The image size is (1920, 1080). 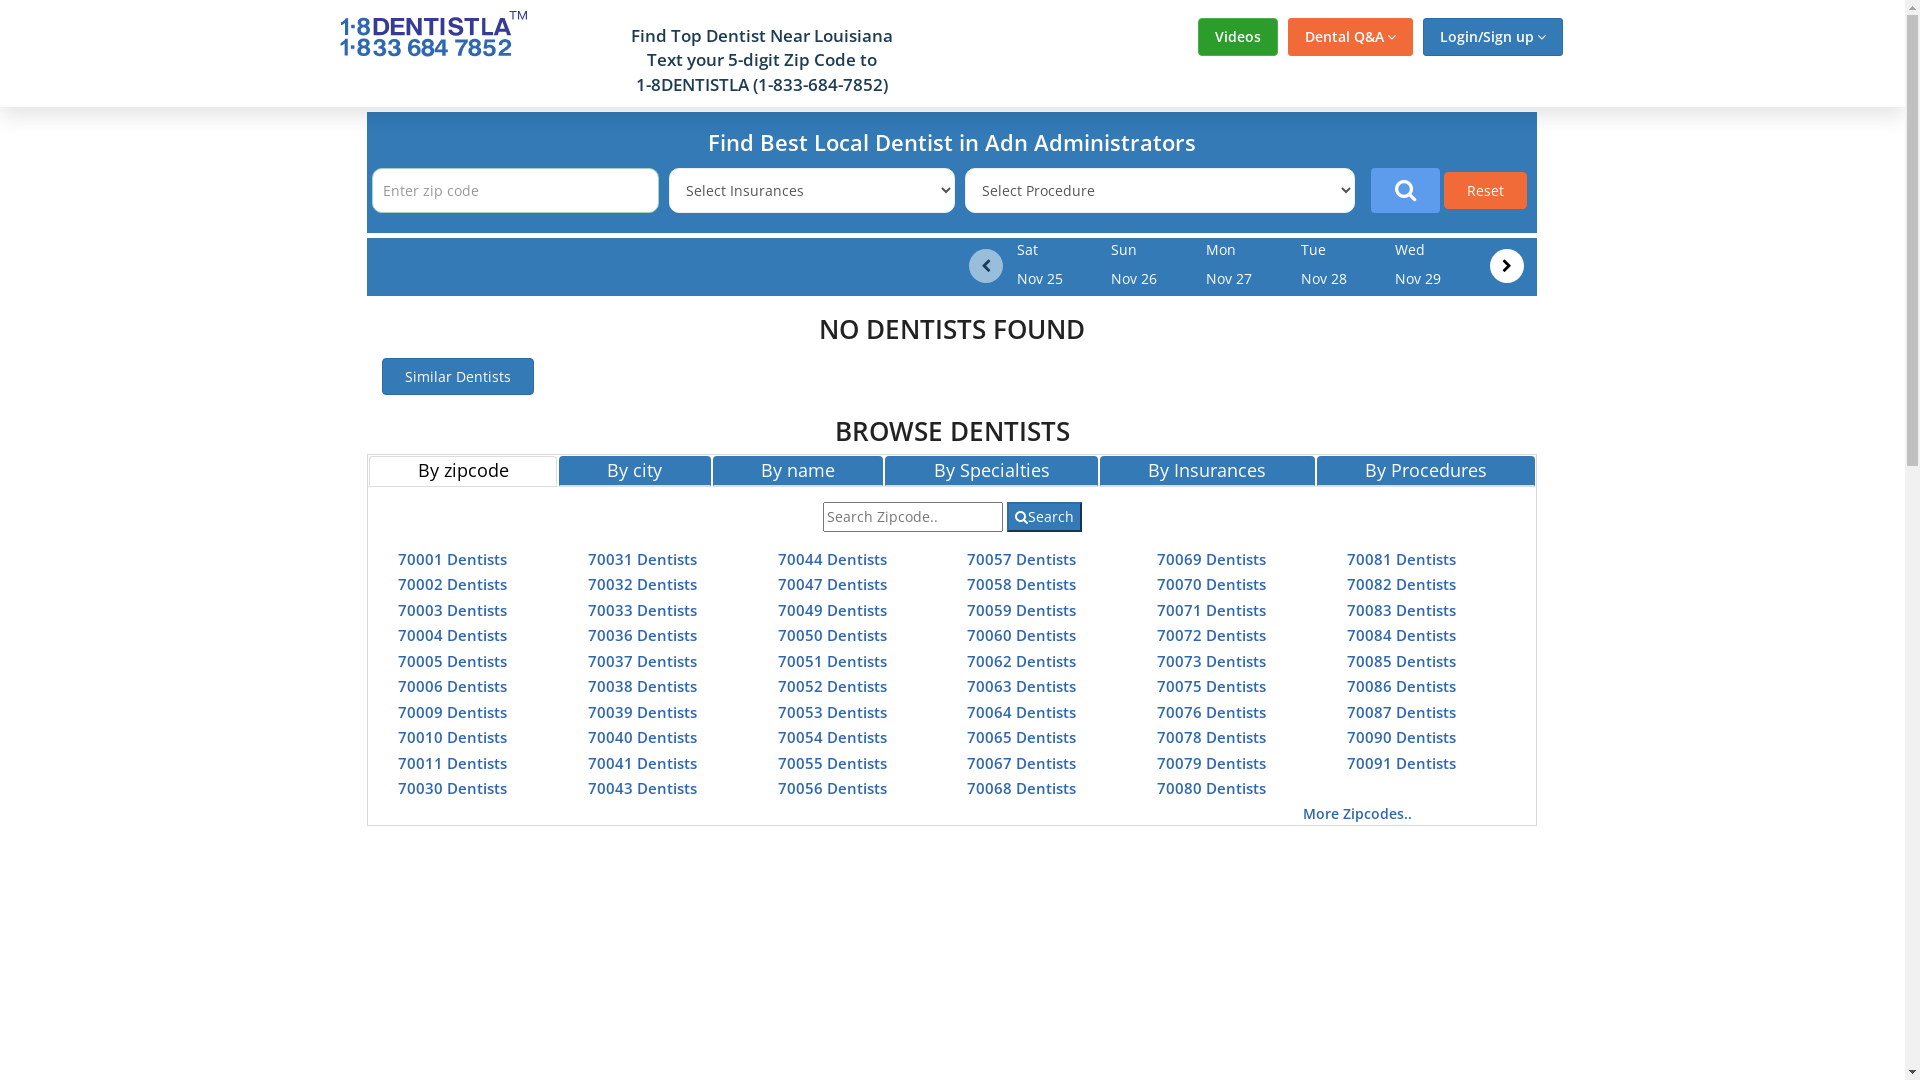 What do you see at coordinates (1021, 685) in the screenshot?
I see `'70063 Dentists'` at bounding box center [1021, 685].